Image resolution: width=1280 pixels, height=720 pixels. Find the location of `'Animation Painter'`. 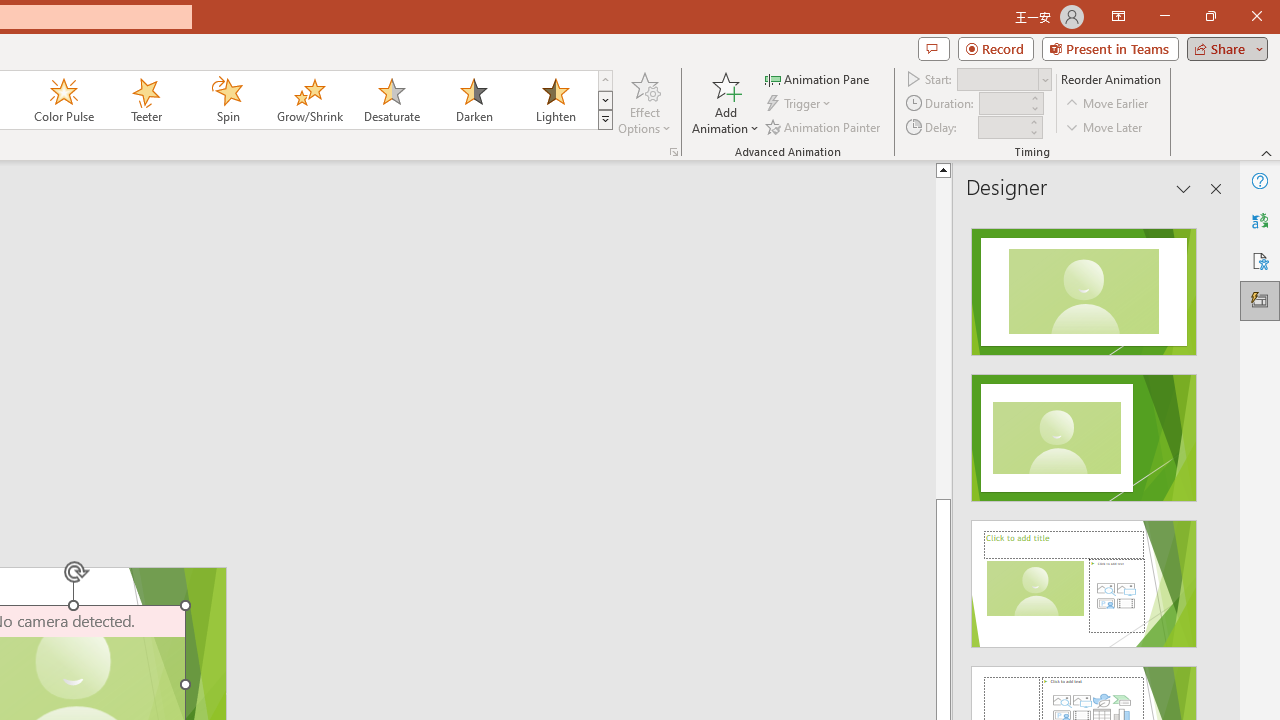

'Animation Painter' is located at coordinates (824, 127).